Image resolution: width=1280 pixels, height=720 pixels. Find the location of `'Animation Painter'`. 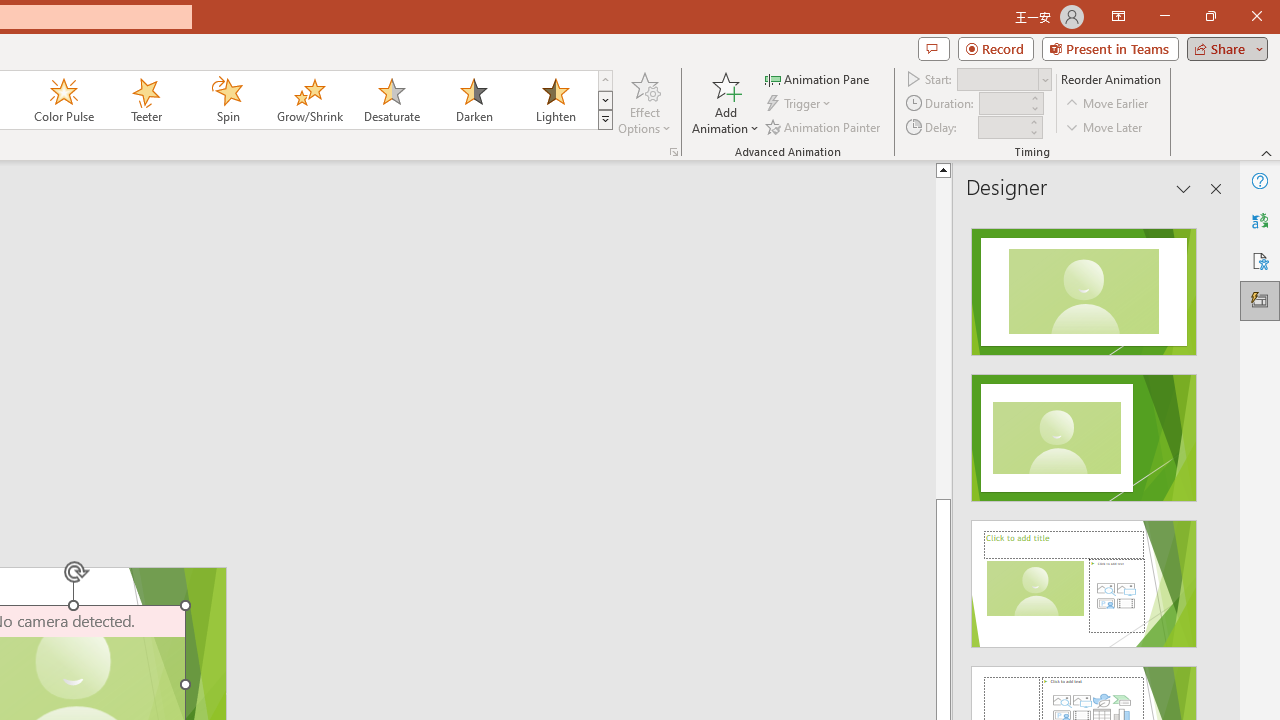

'Animation Painter' is located at coordinates (824, 127).